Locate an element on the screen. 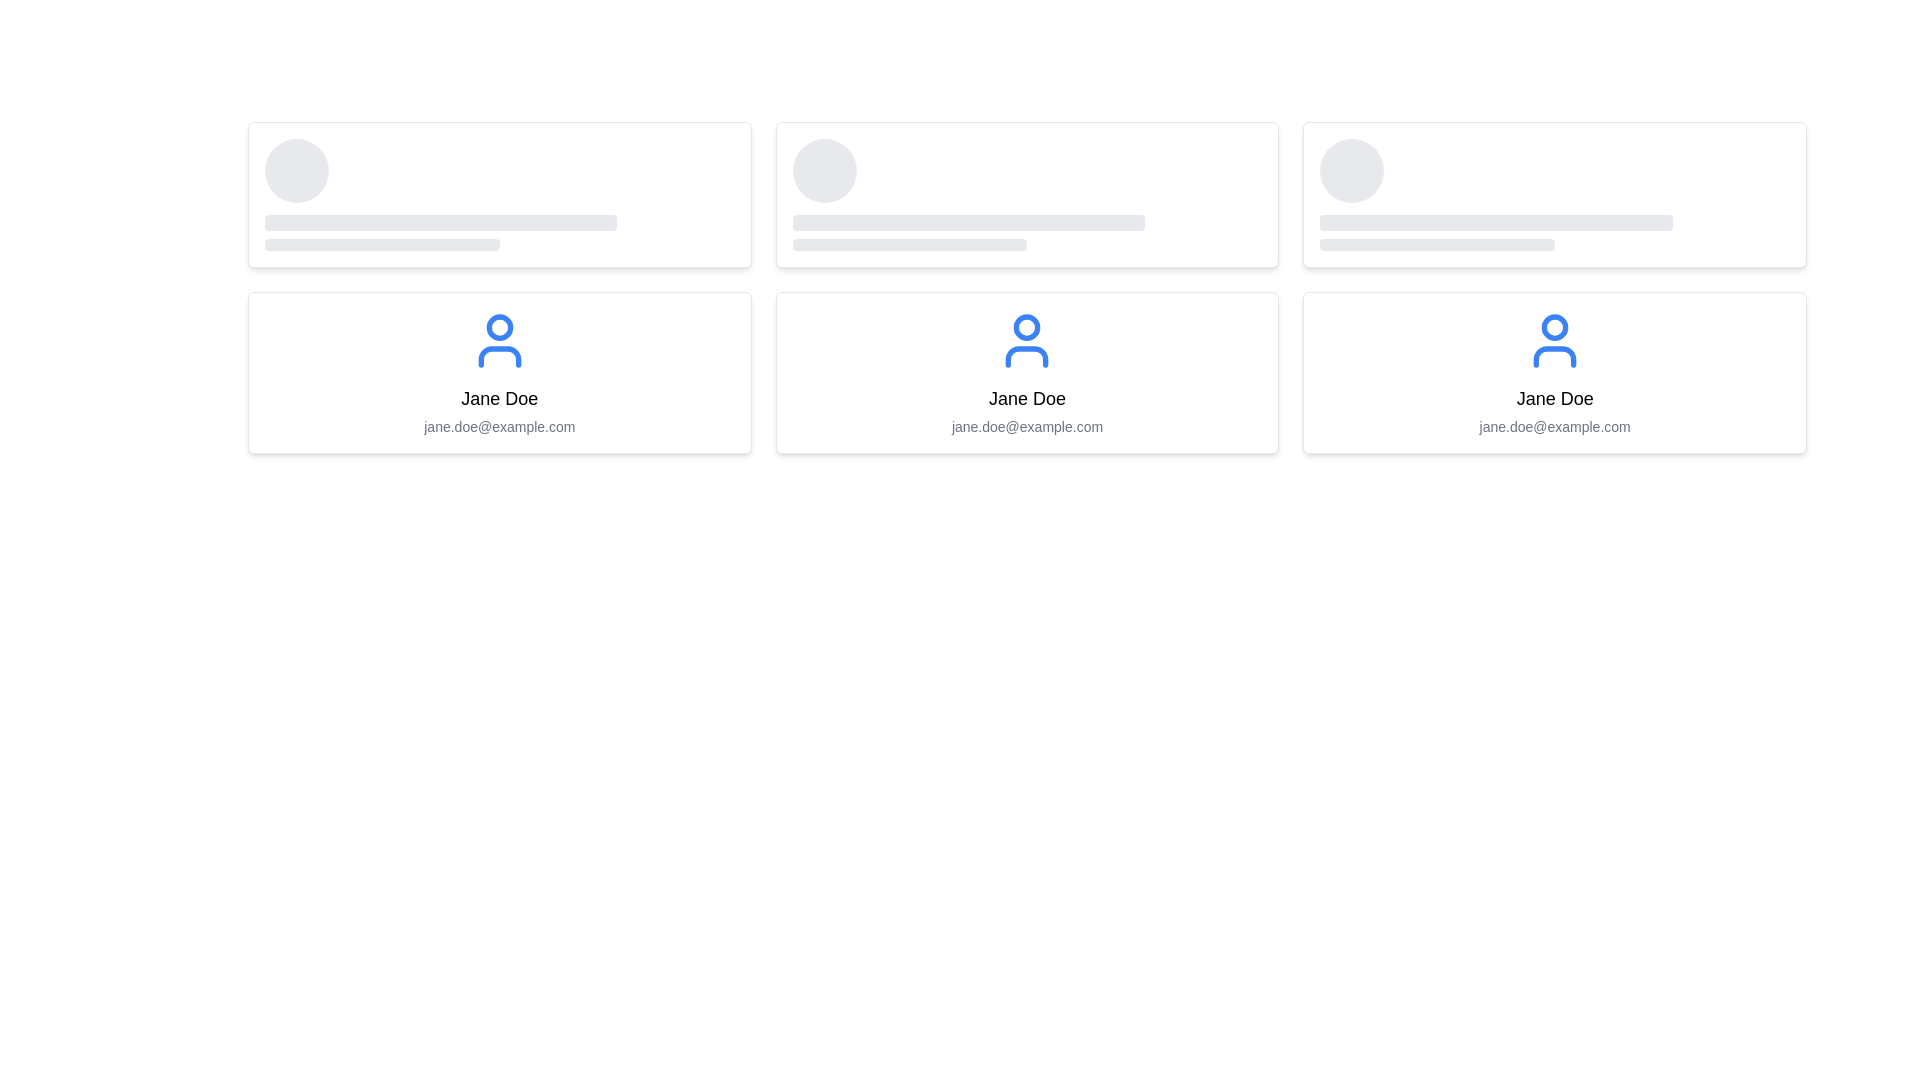 This screenshot has width=1920, height=1080. the third placeholder or skeleton loader card located in the top-right corner of the grid, which is currently in a loading state is located at coordinates (1554, 195).